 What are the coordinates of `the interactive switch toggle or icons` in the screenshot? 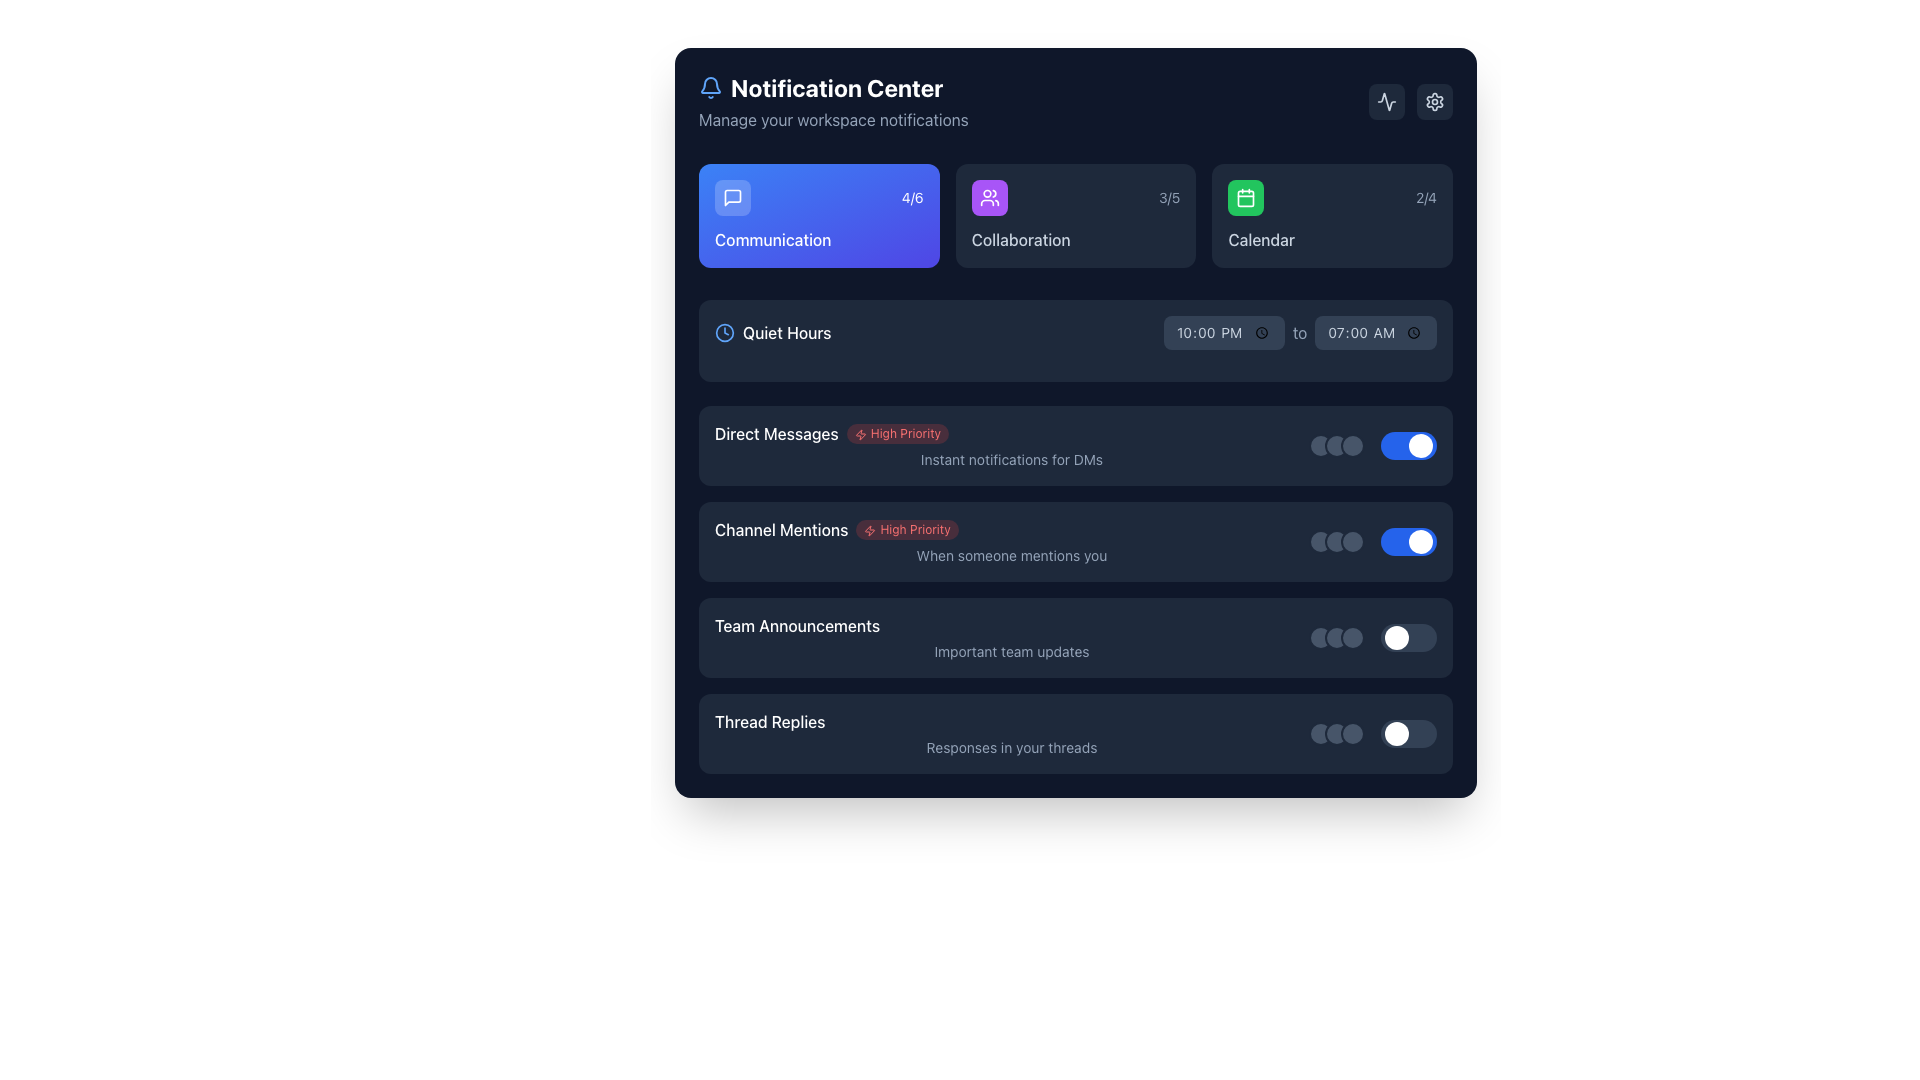 It's located at (1371, 445).